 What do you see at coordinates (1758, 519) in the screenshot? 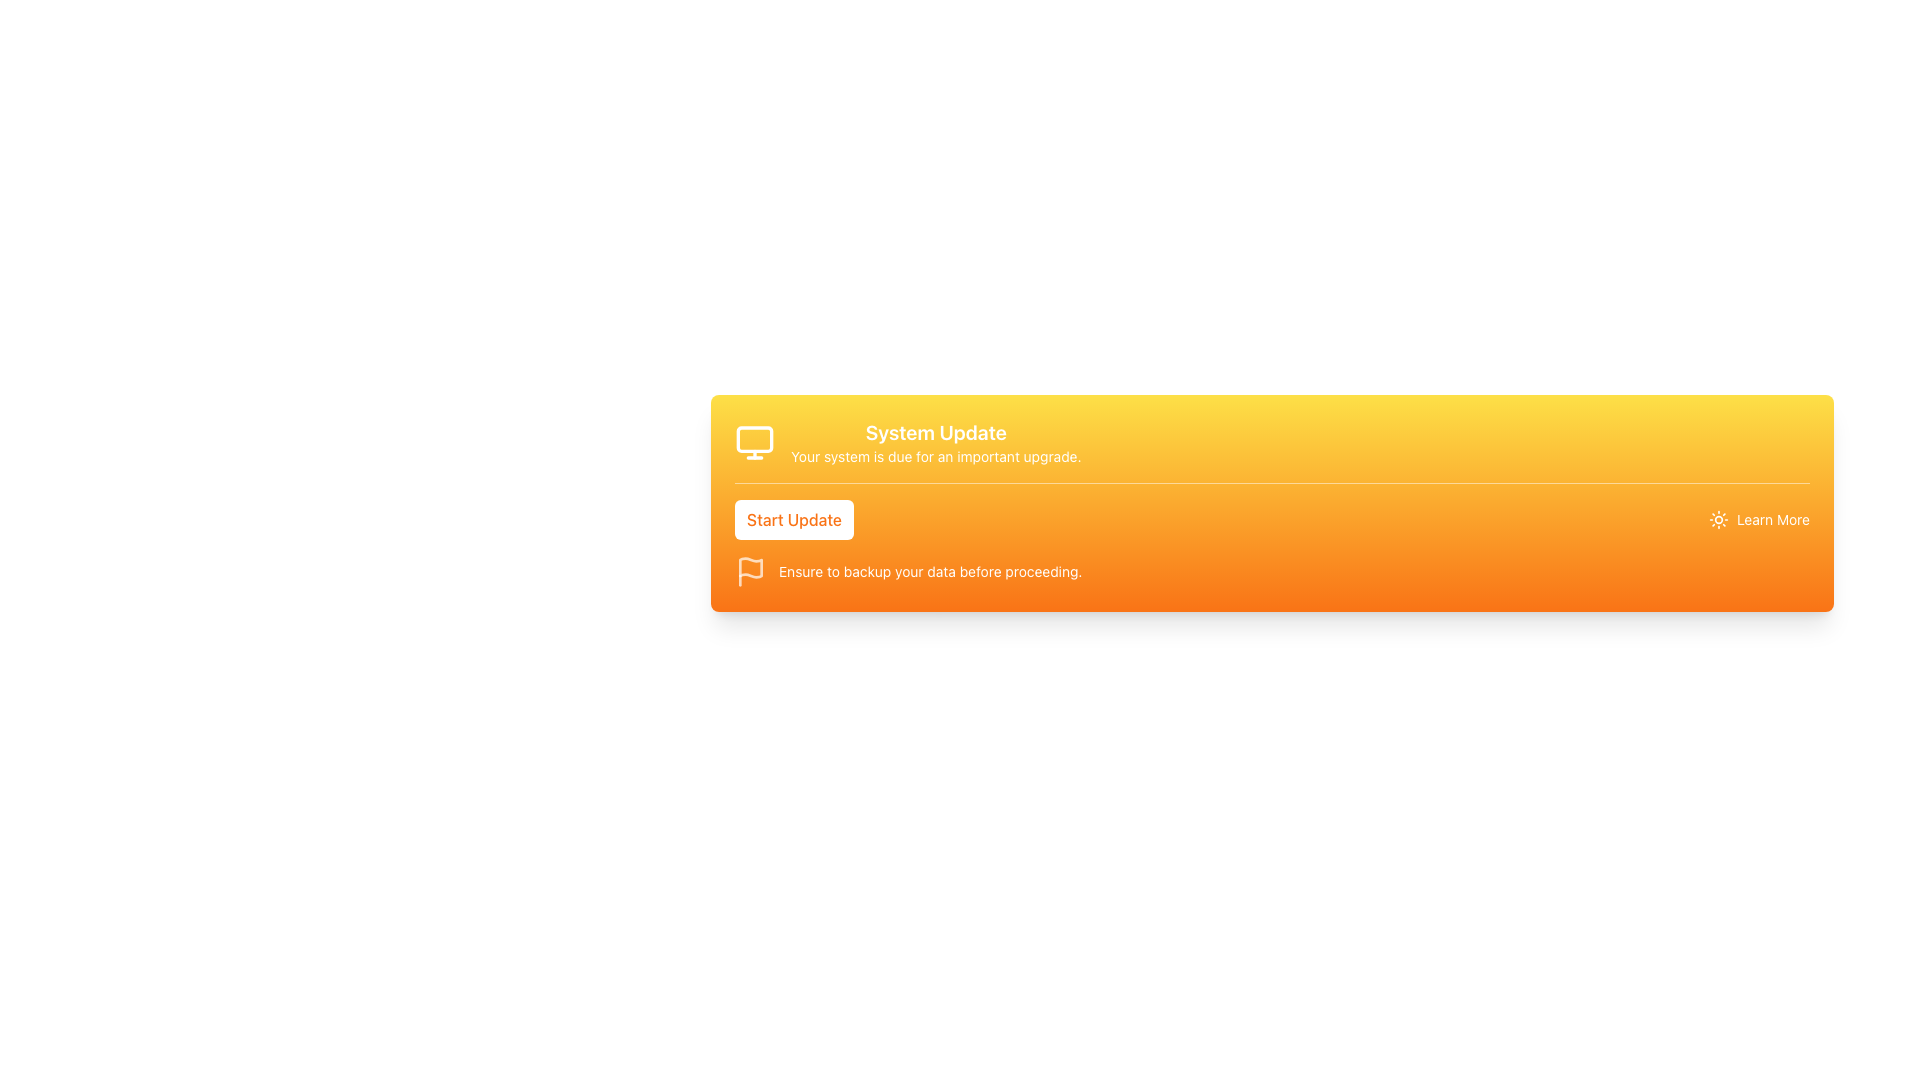
I see `the 'Learn More' hyperlink with a sun icon to trigger visual feedback` at bounding box center [1758, 519].